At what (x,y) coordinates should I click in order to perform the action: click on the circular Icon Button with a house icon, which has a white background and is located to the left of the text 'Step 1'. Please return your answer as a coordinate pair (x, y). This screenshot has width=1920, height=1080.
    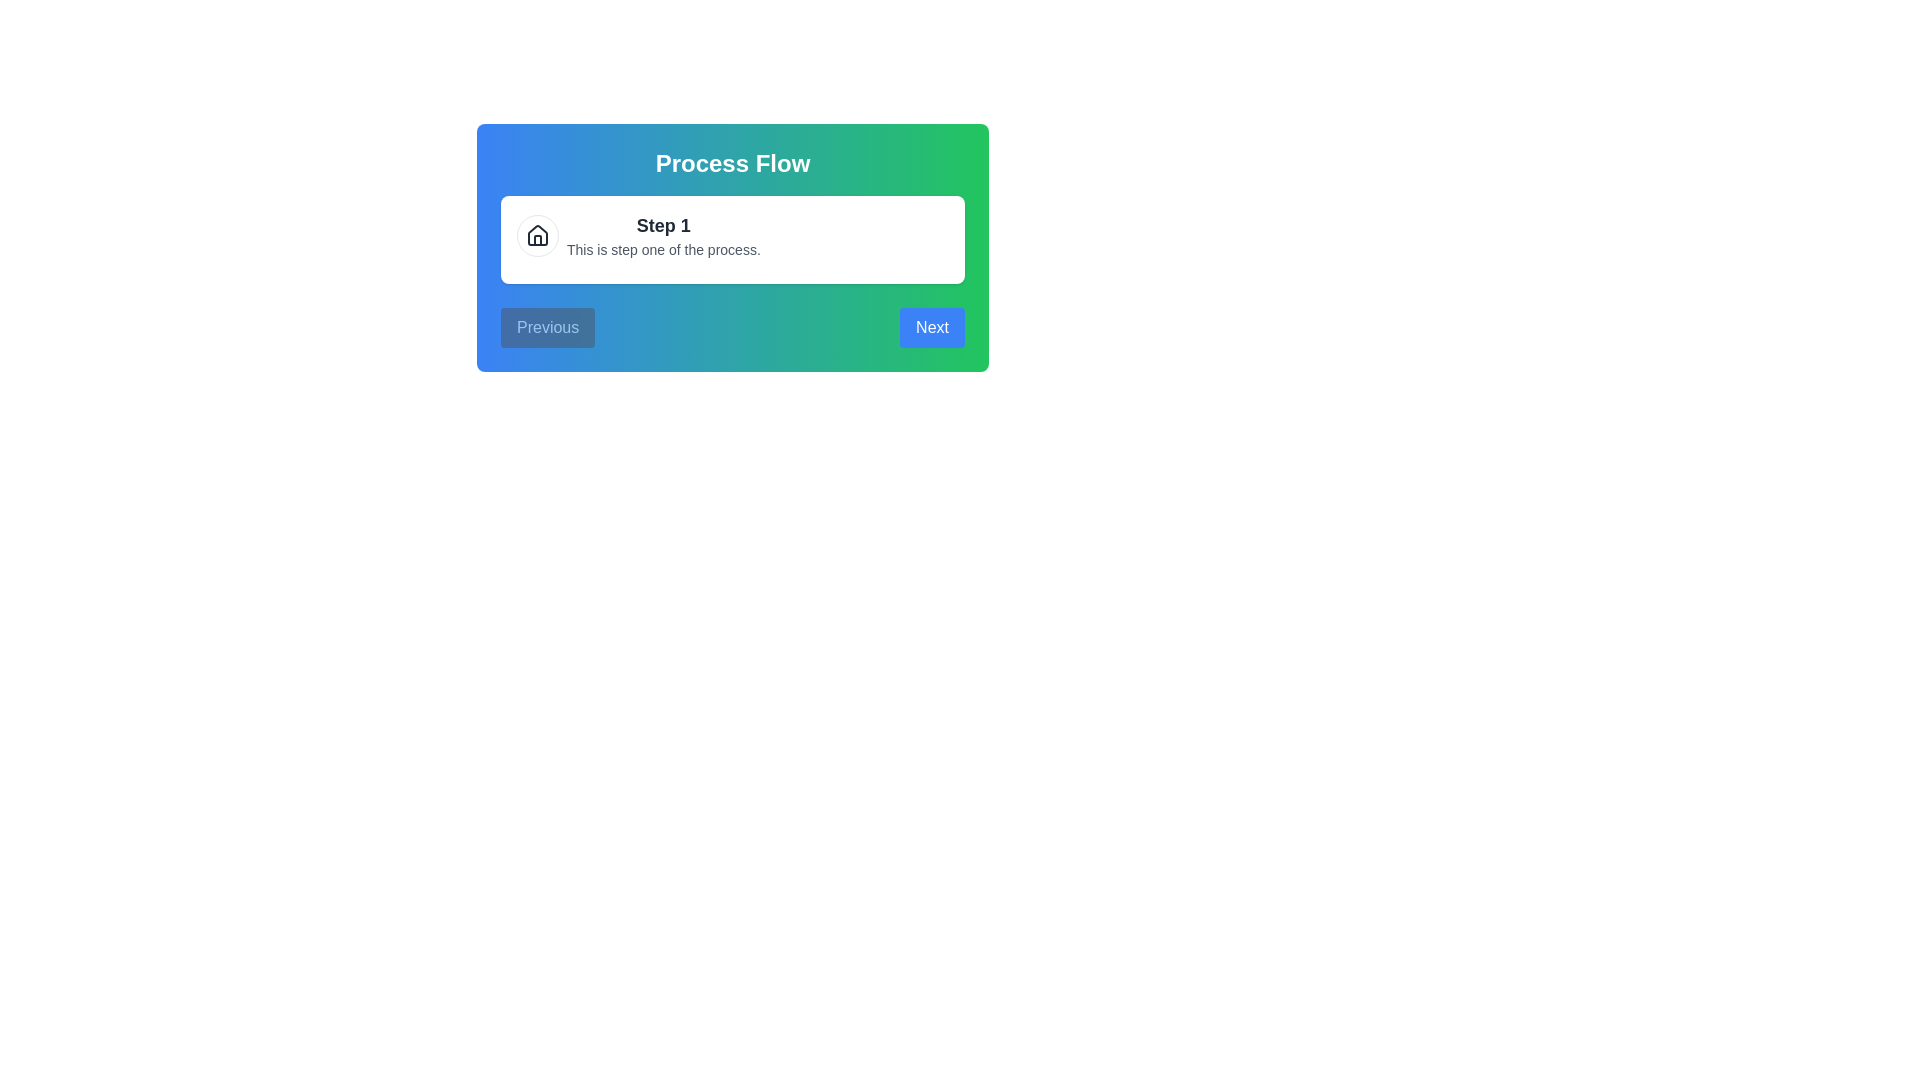
    Looking at the image, I should click on (537, 234).